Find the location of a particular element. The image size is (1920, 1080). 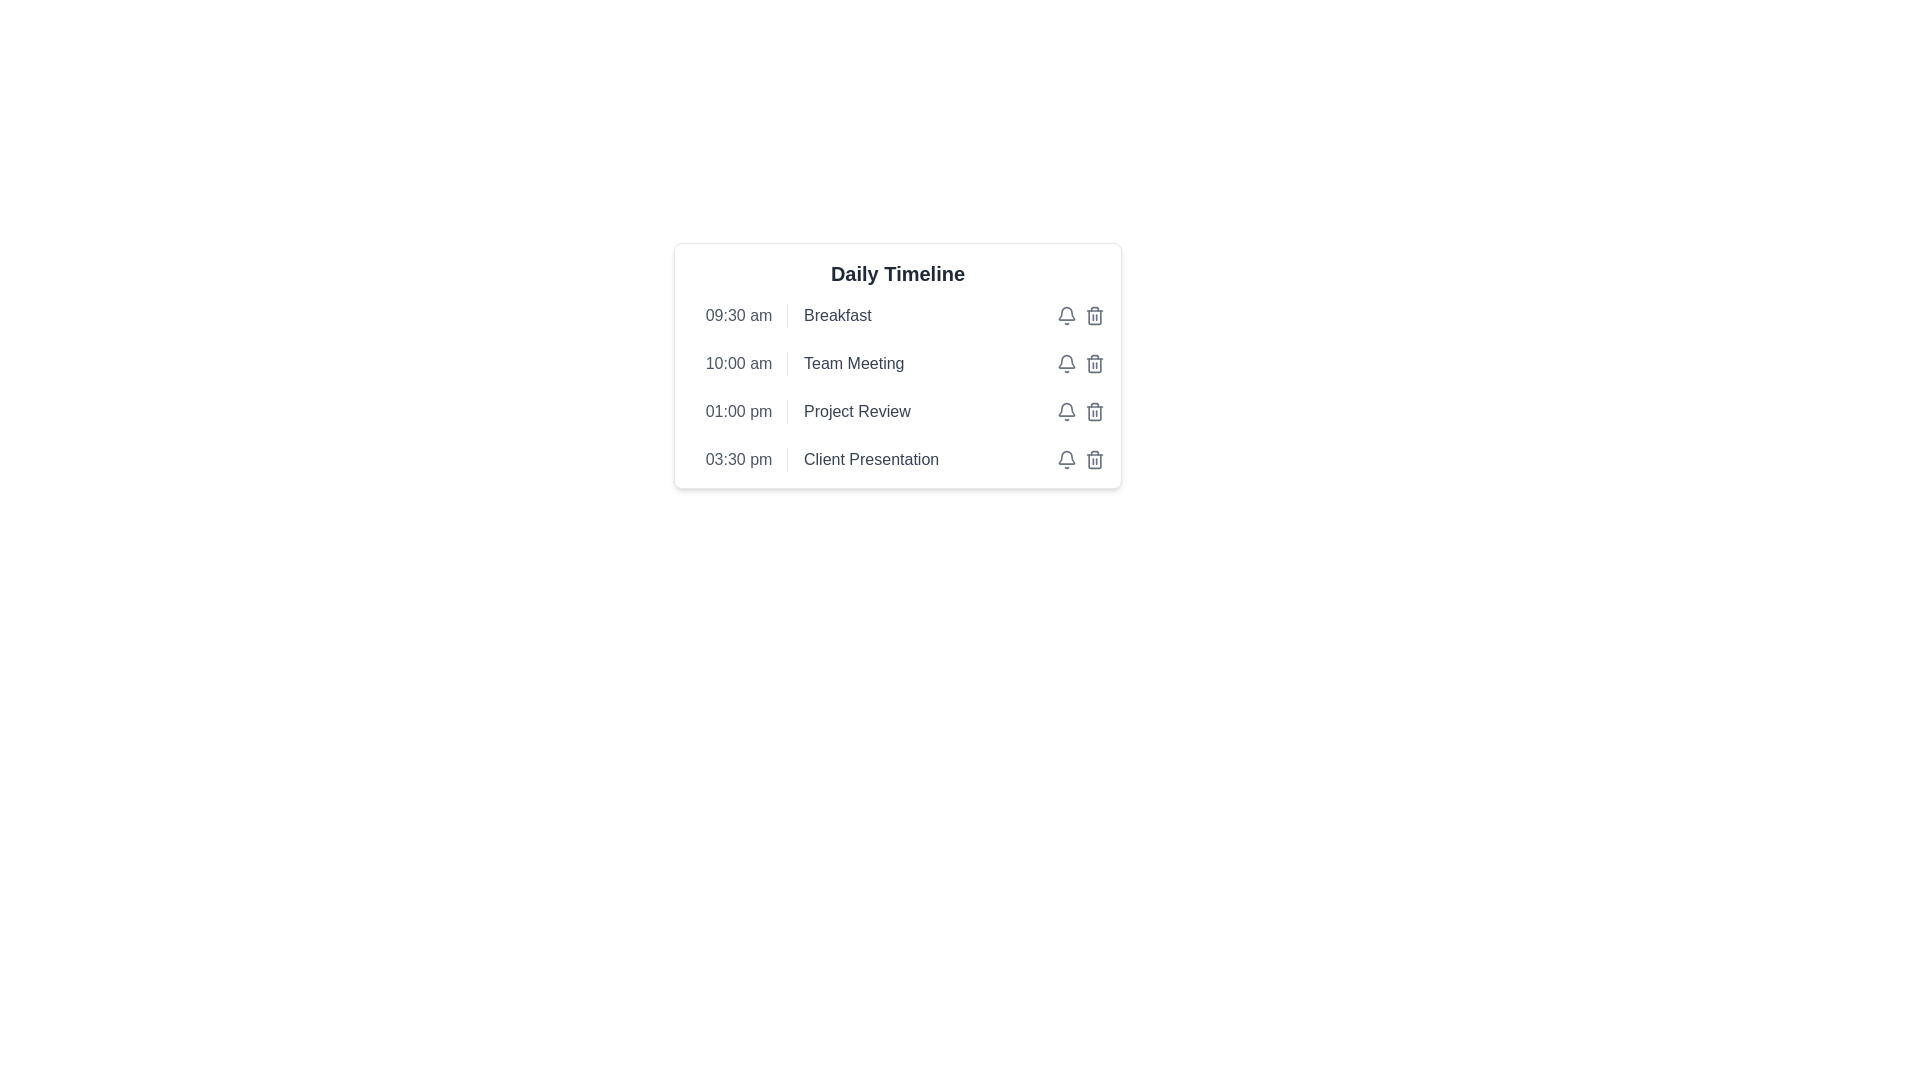

details of the Schedule Entry for 'Team Meeting' at '10:00 am', which is the second entry in the list of daily timeline events is located at coordinates (896, 363).